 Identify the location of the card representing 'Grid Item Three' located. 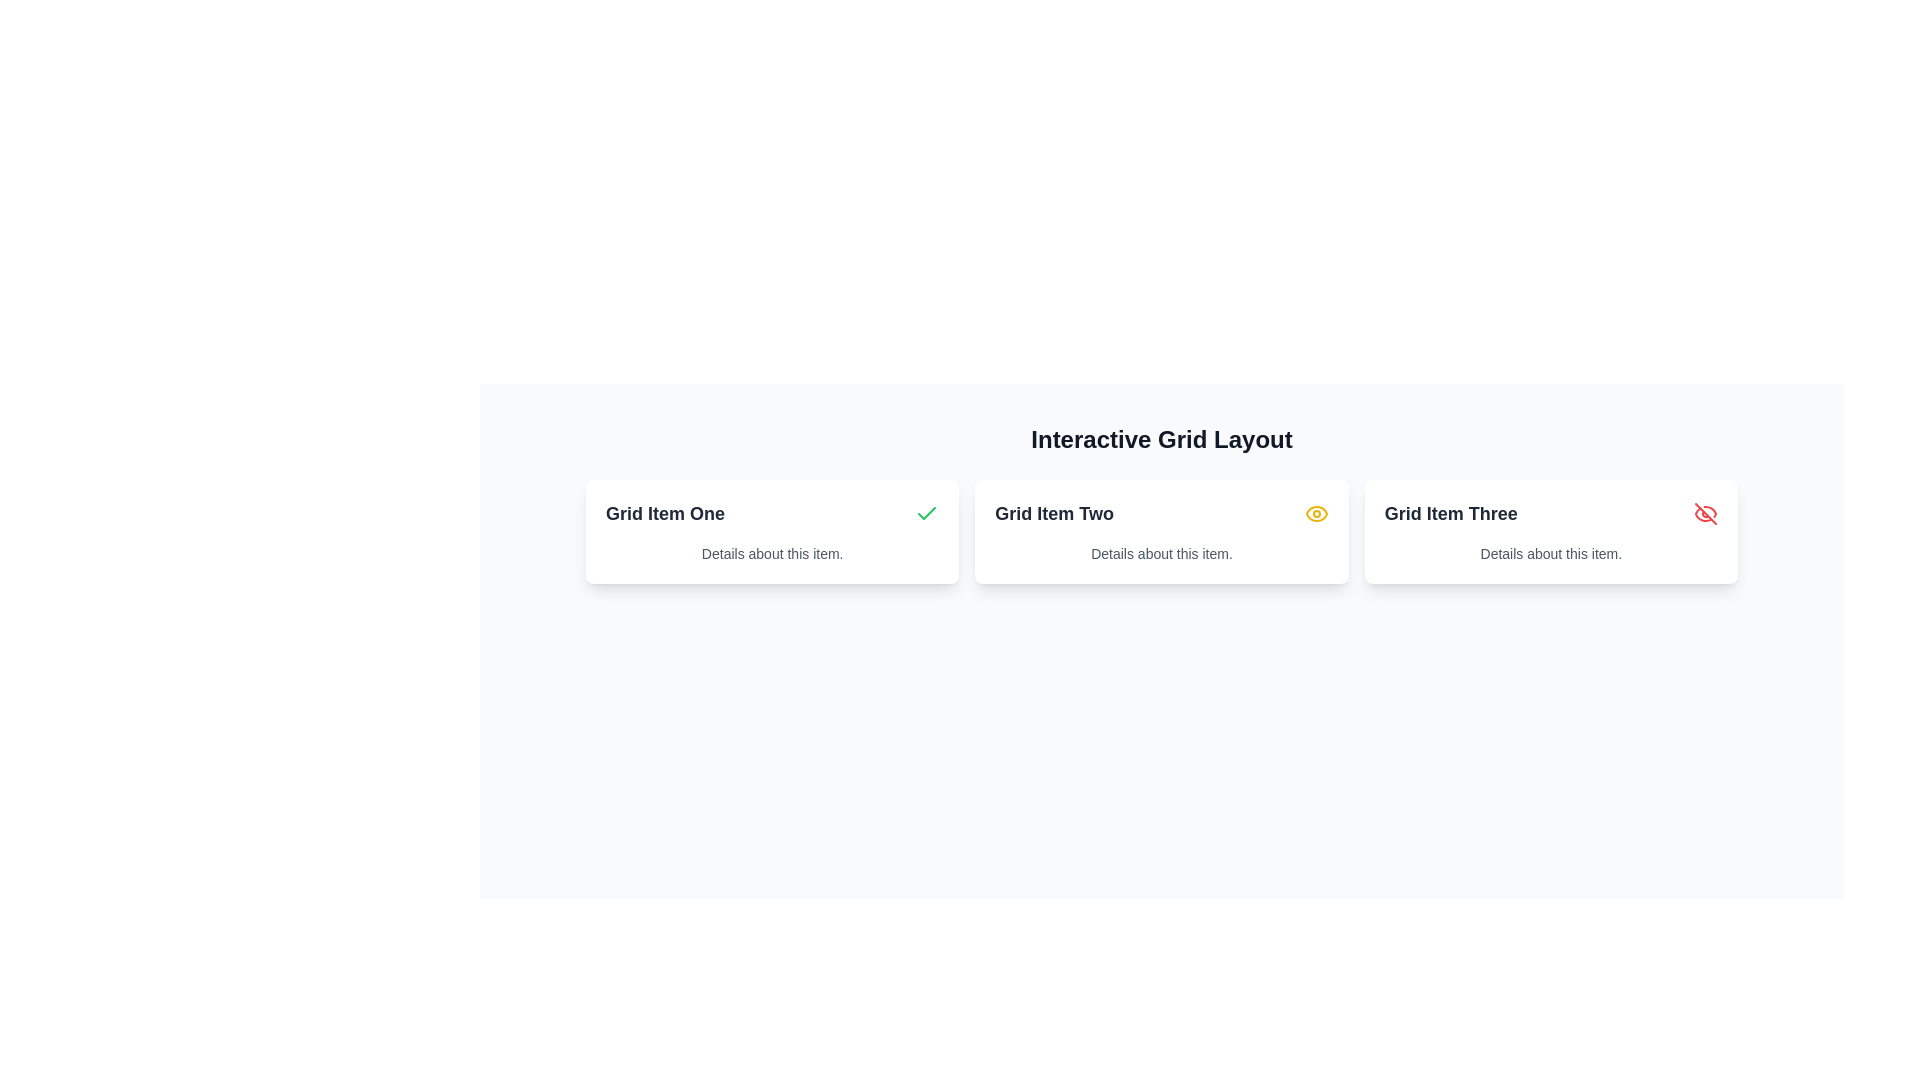
(1550, 531).